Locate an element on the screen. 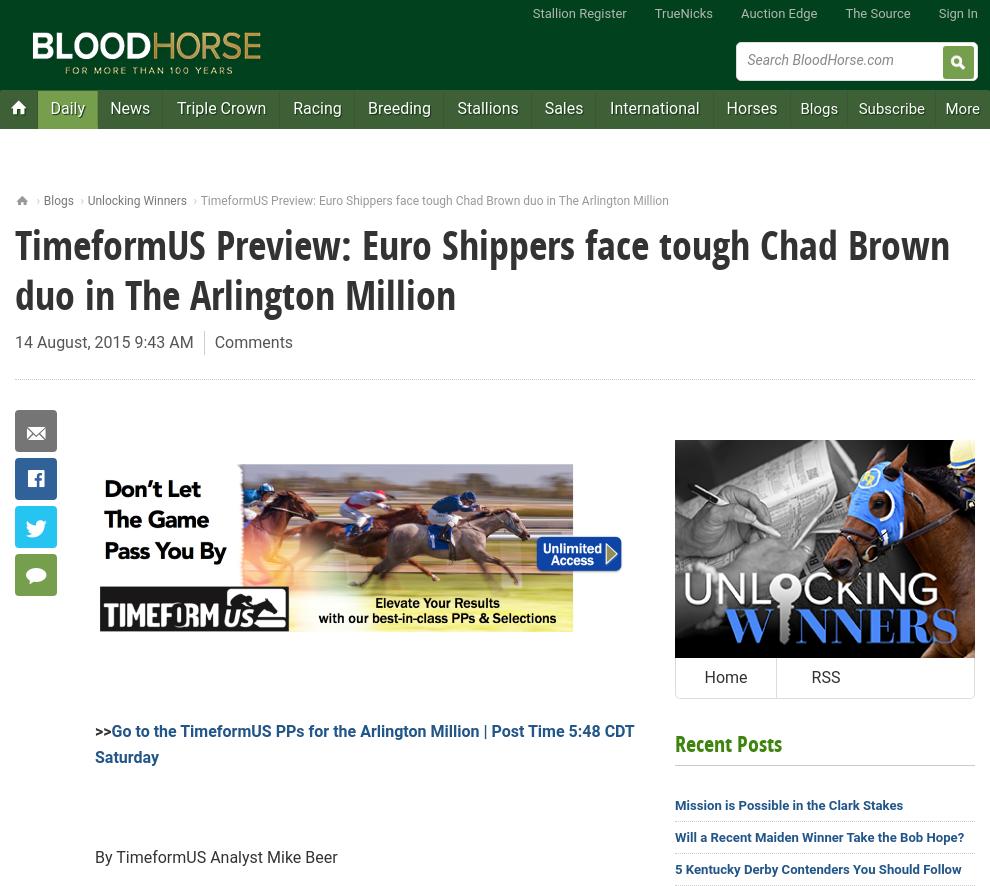 This screenshot has height=886, width=990. 'Comment' is located at coordinates (90, 574).